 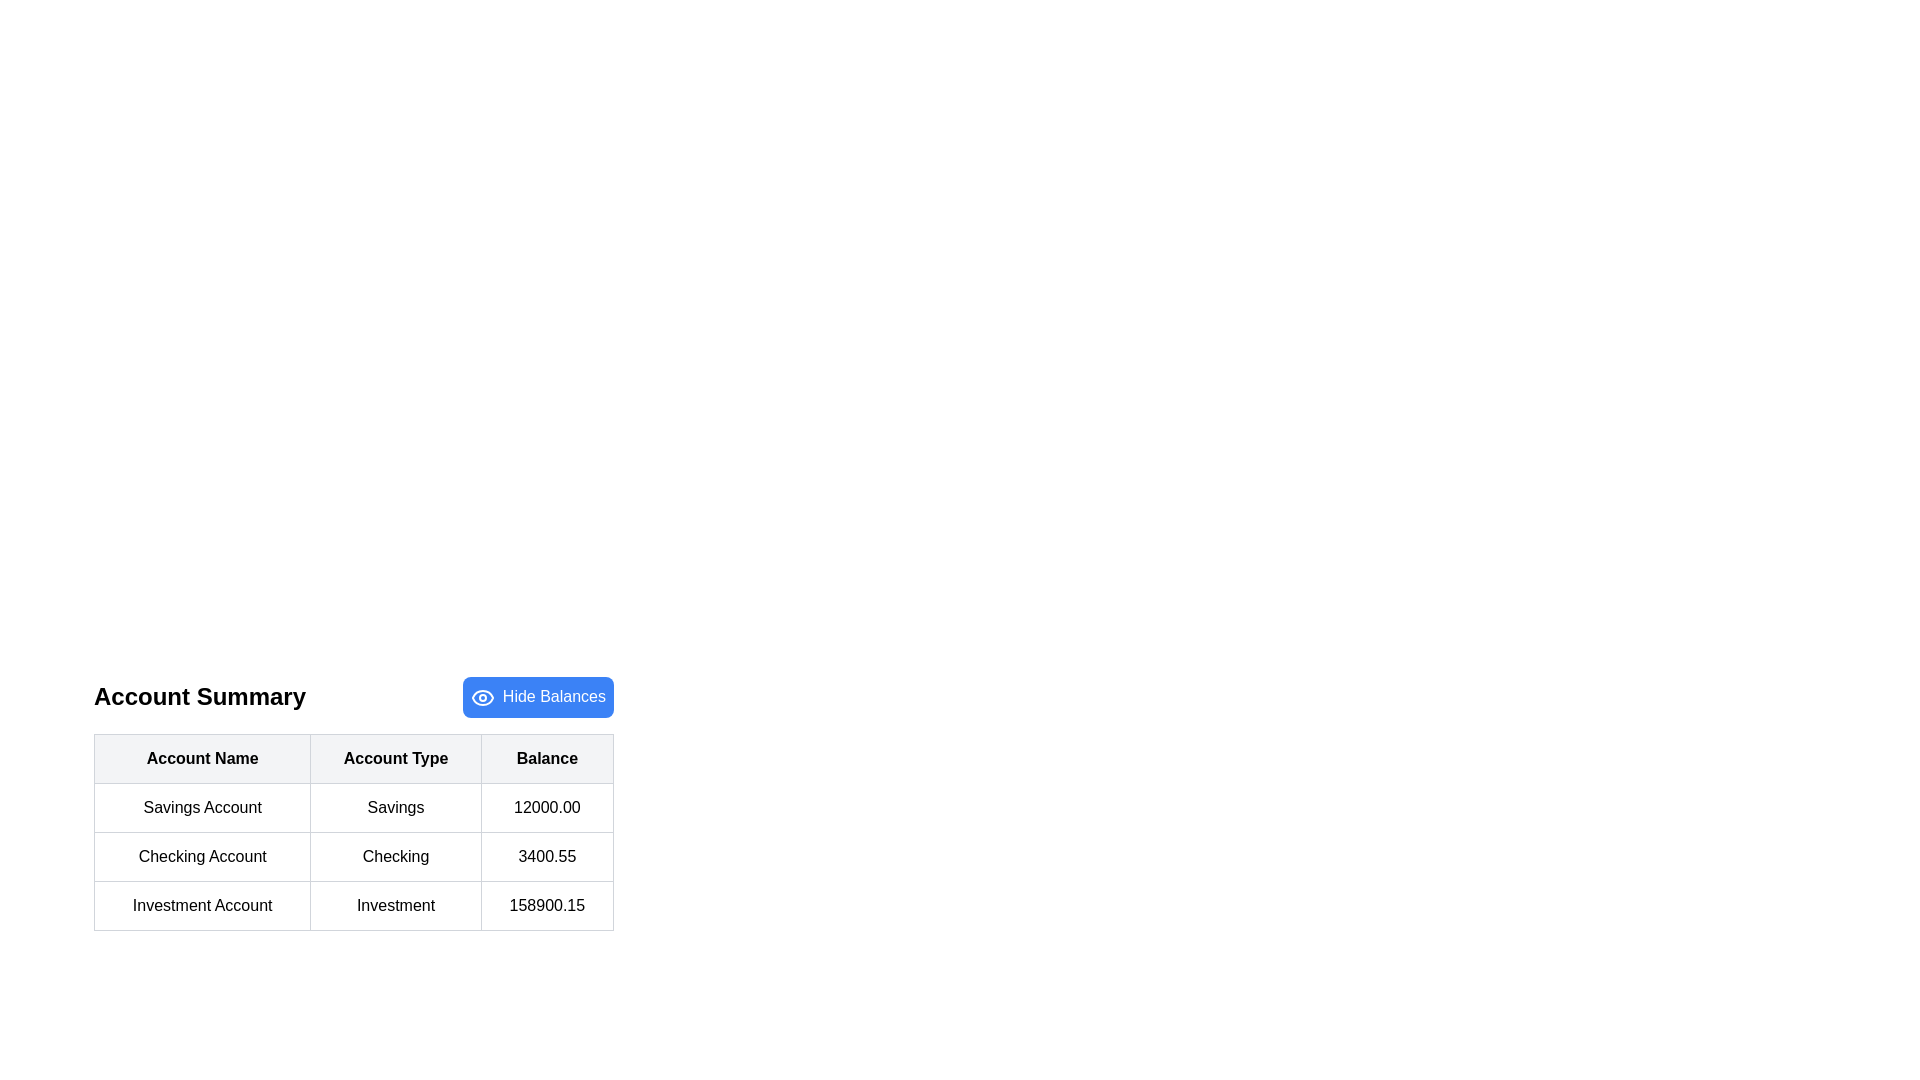 What do you see at coordinates (202, 806) in the screenshot?
I see `the 'Savings Account' text label located in the first row of the 'Account Name' column` at bounding box center [202, 806].